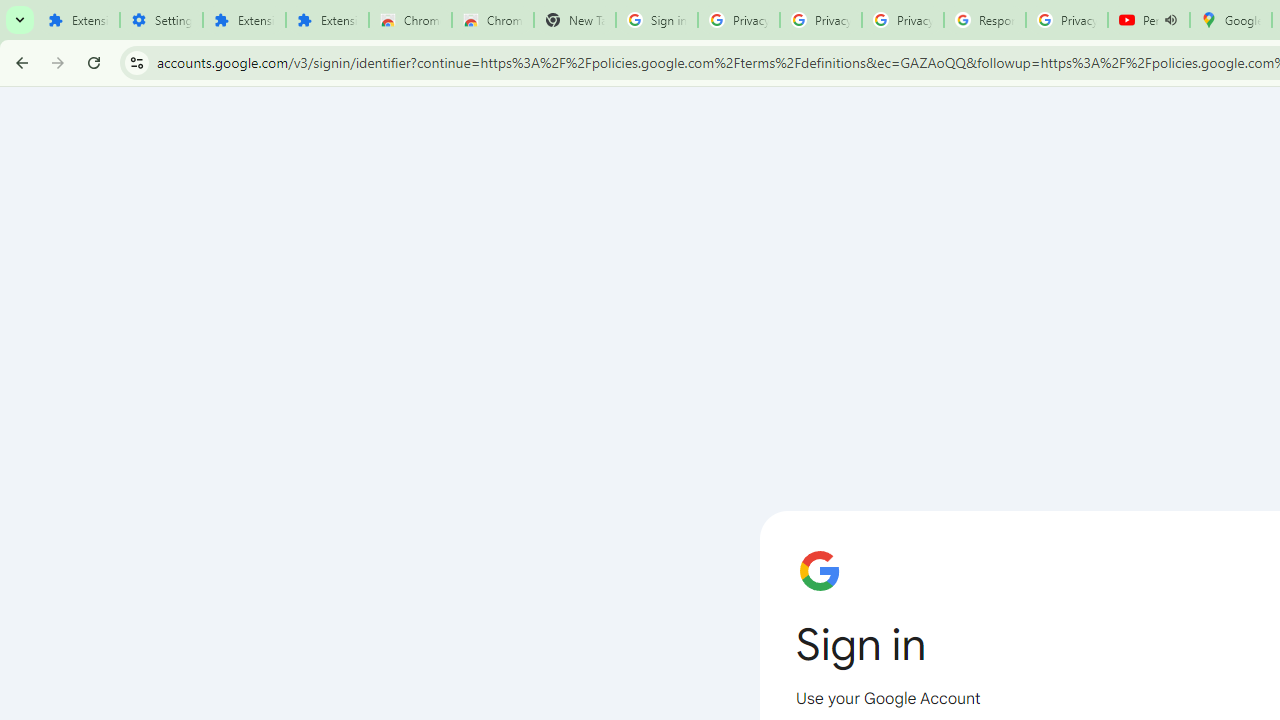  I want to click on 'Sign in - Google Accounts', so click(656, 20).